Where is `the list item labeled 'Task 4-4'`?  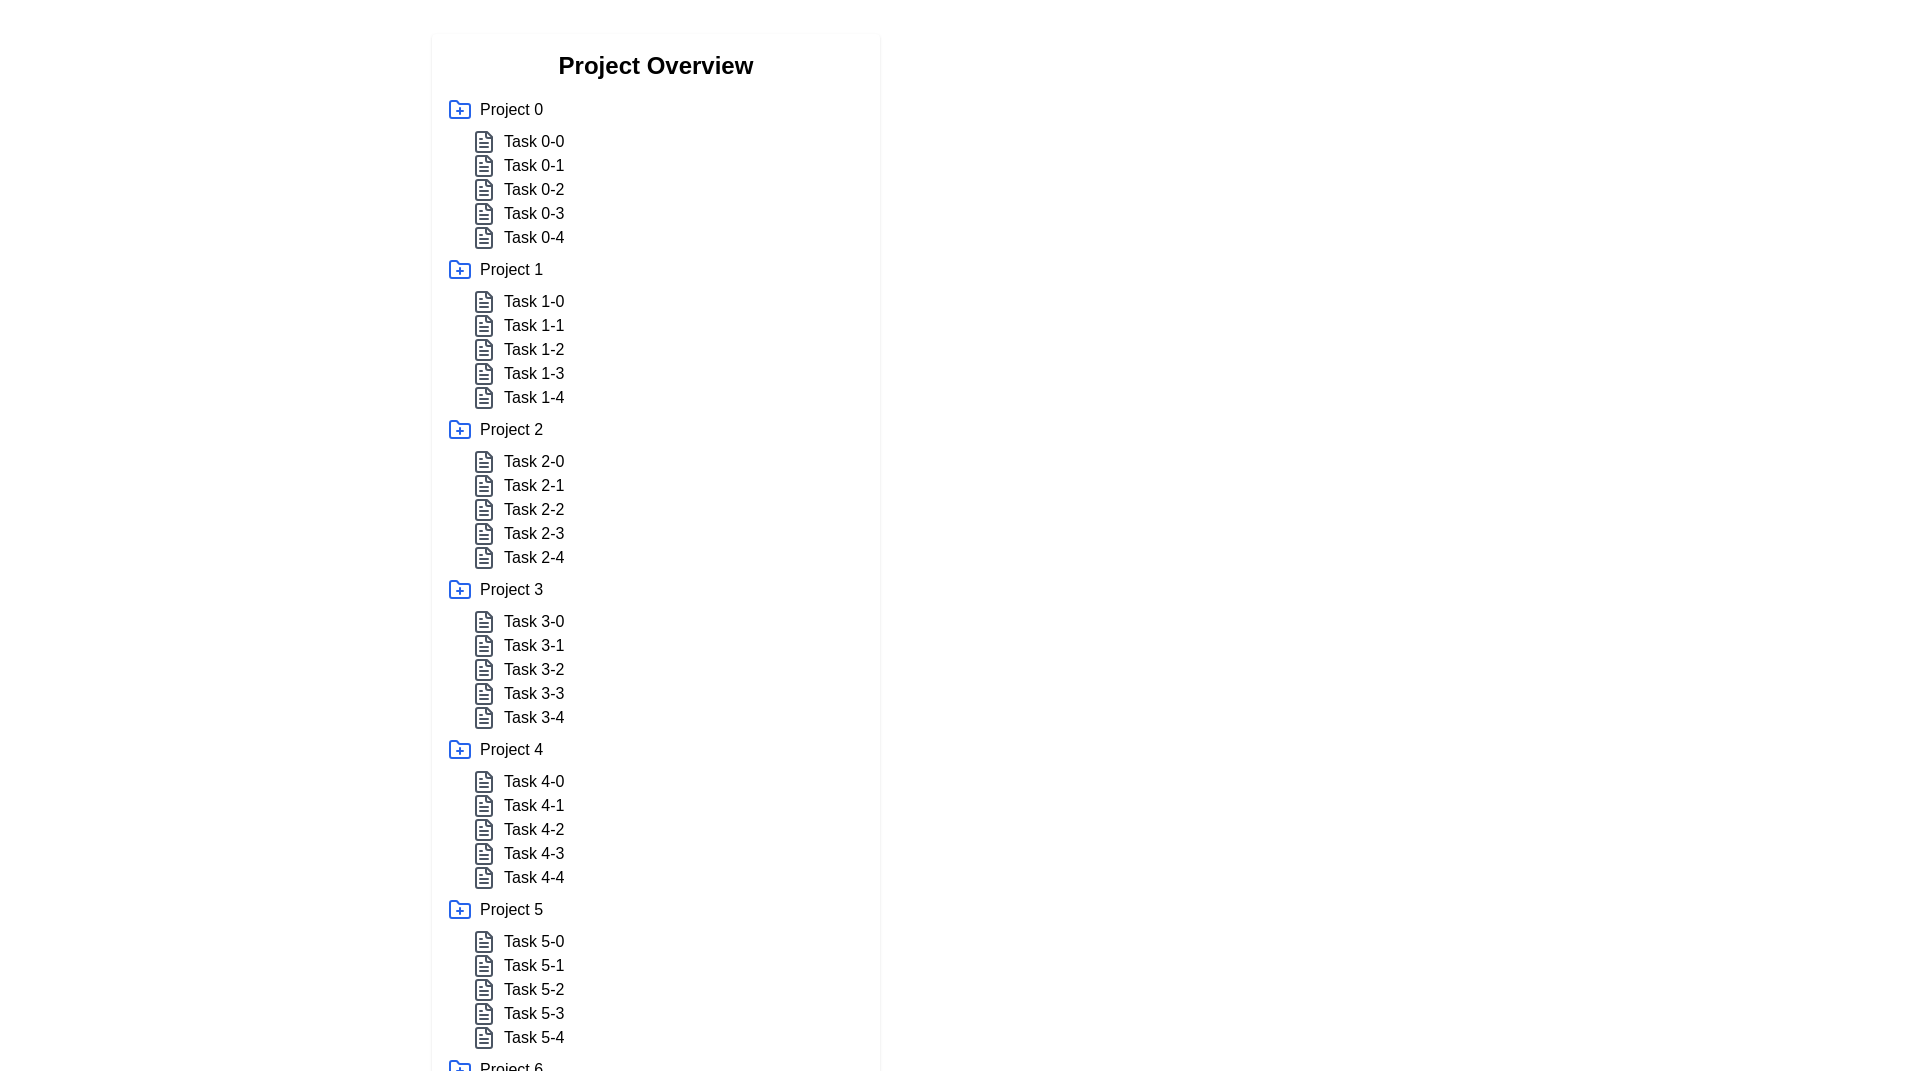
the list item labeled 'Task 4-4' is located at coordinates (534, 877).